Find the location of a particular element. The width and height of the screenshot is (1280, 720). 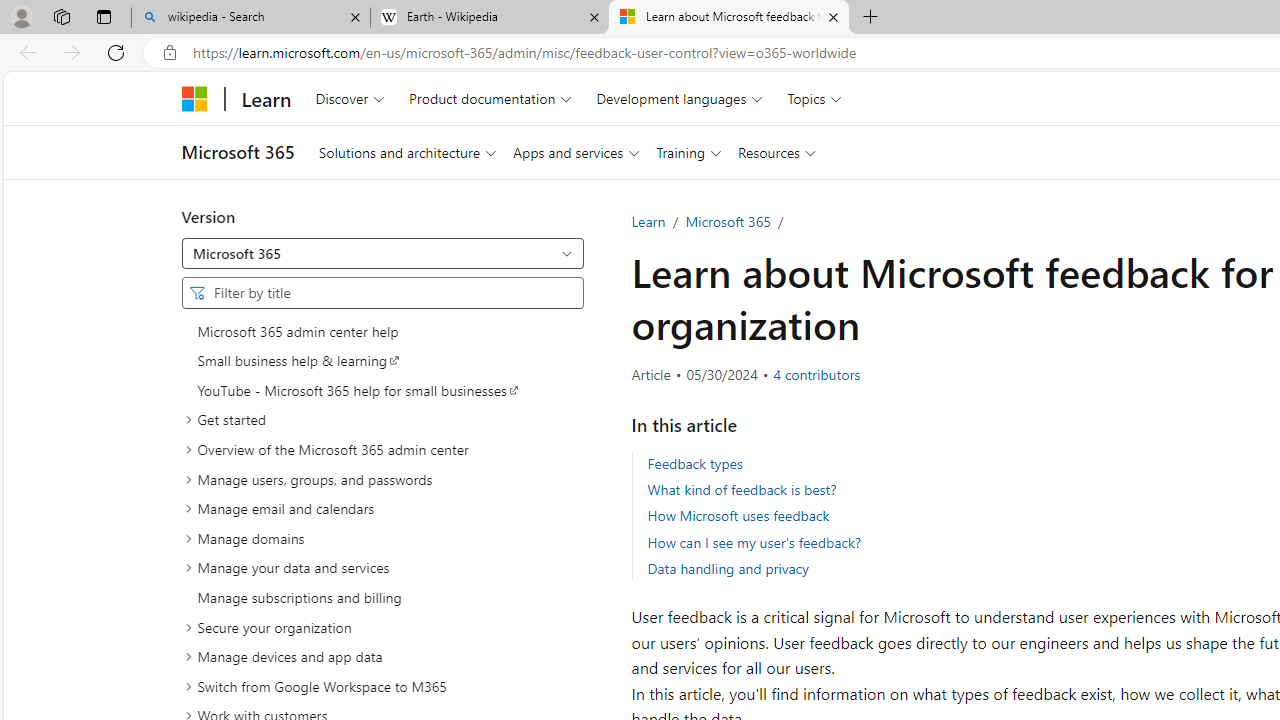

'Resources' is located at coordinates (776, 151).